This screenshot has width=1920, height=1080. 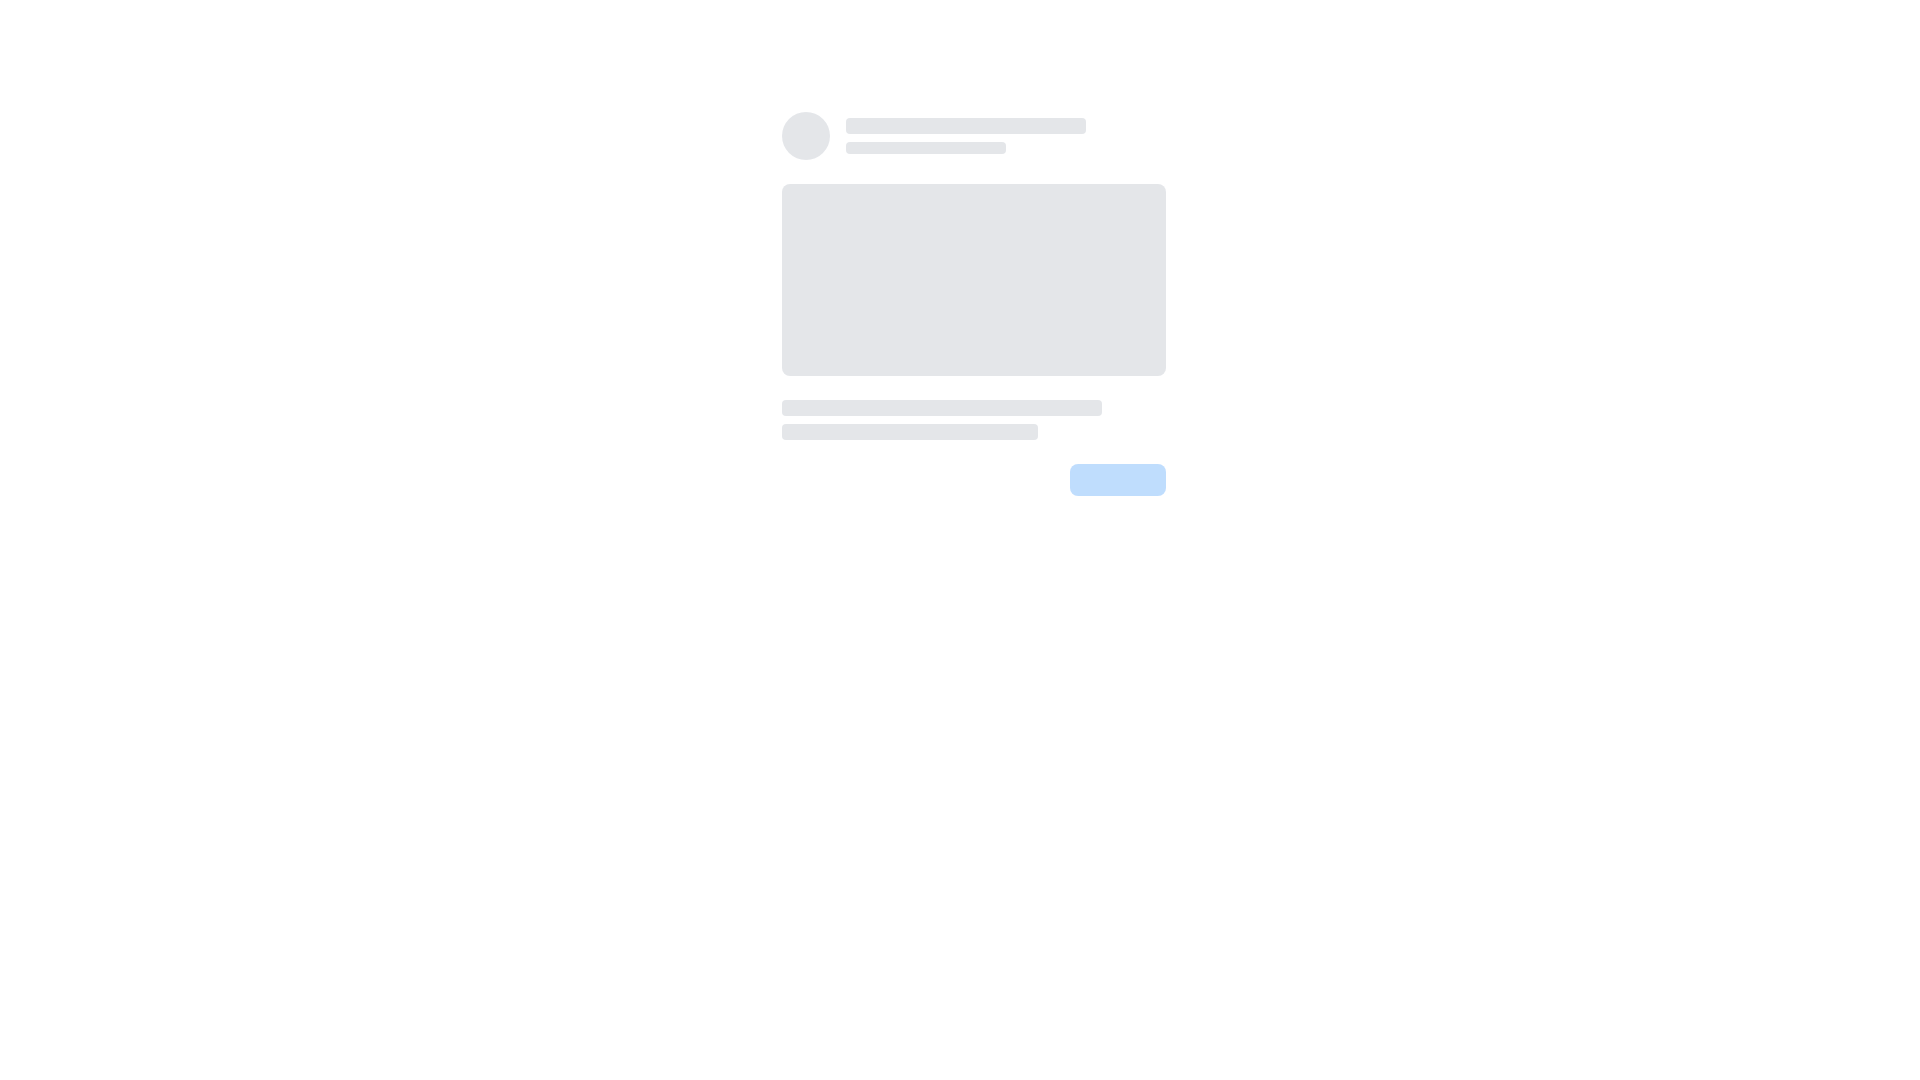 What do you see at coordinates (965, 126) in the screenshot?
I see `the top placeholder stripe, which is a horizontal bar styled as a light gray placeholder located in the upper-left quadrant of the layout` at bounding box center [965, 126].